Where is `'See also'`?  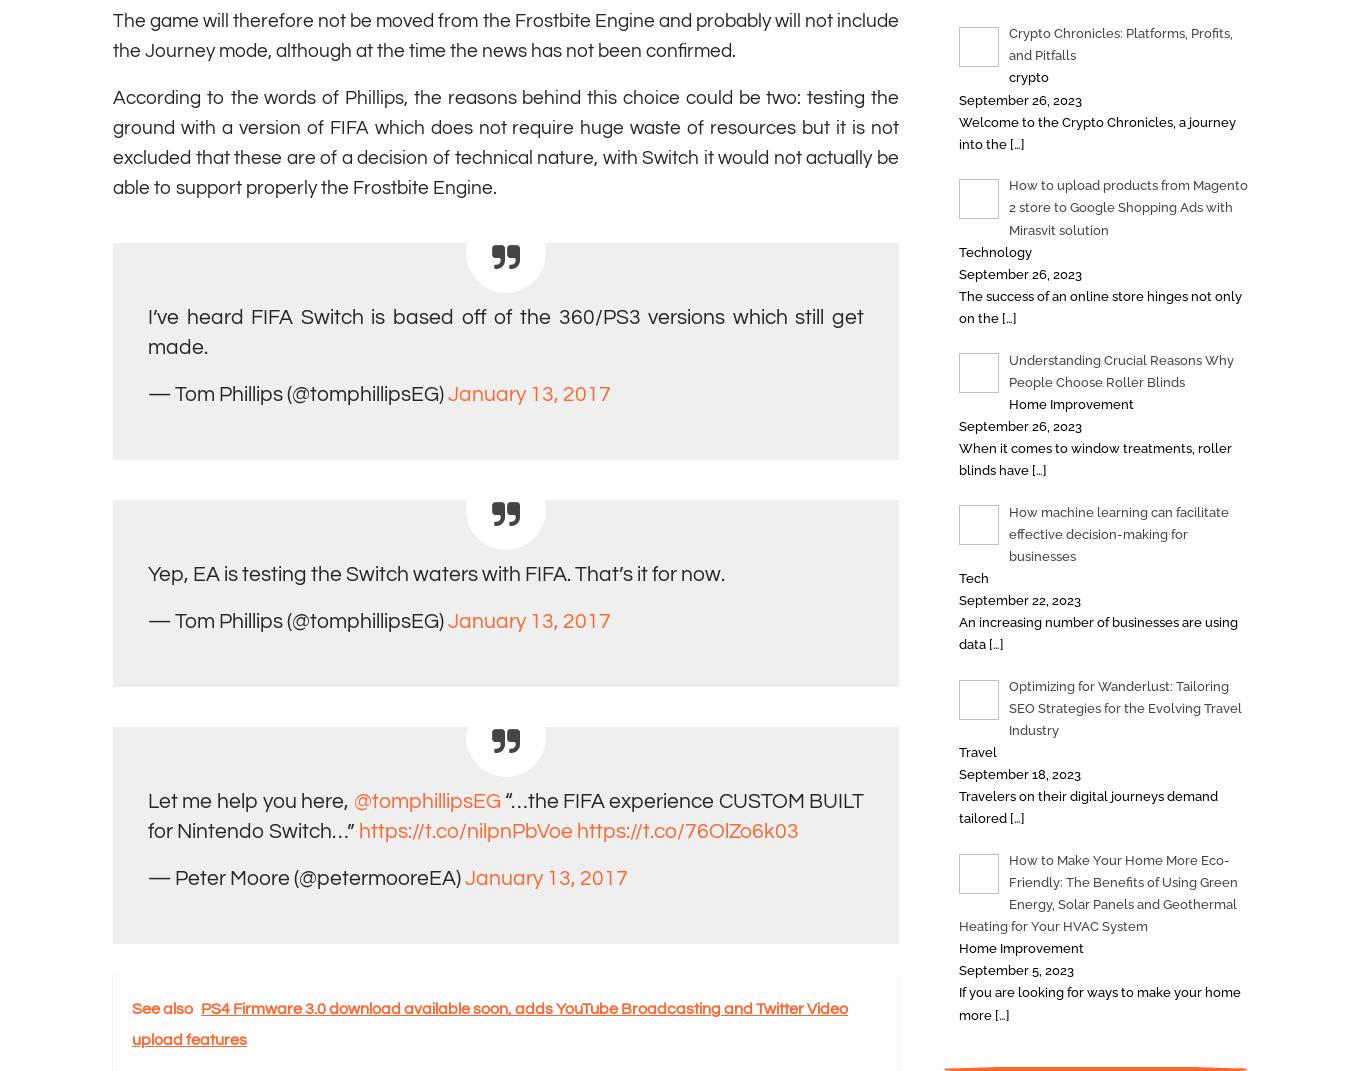 'See also' is located at coordinates (161, 1008).